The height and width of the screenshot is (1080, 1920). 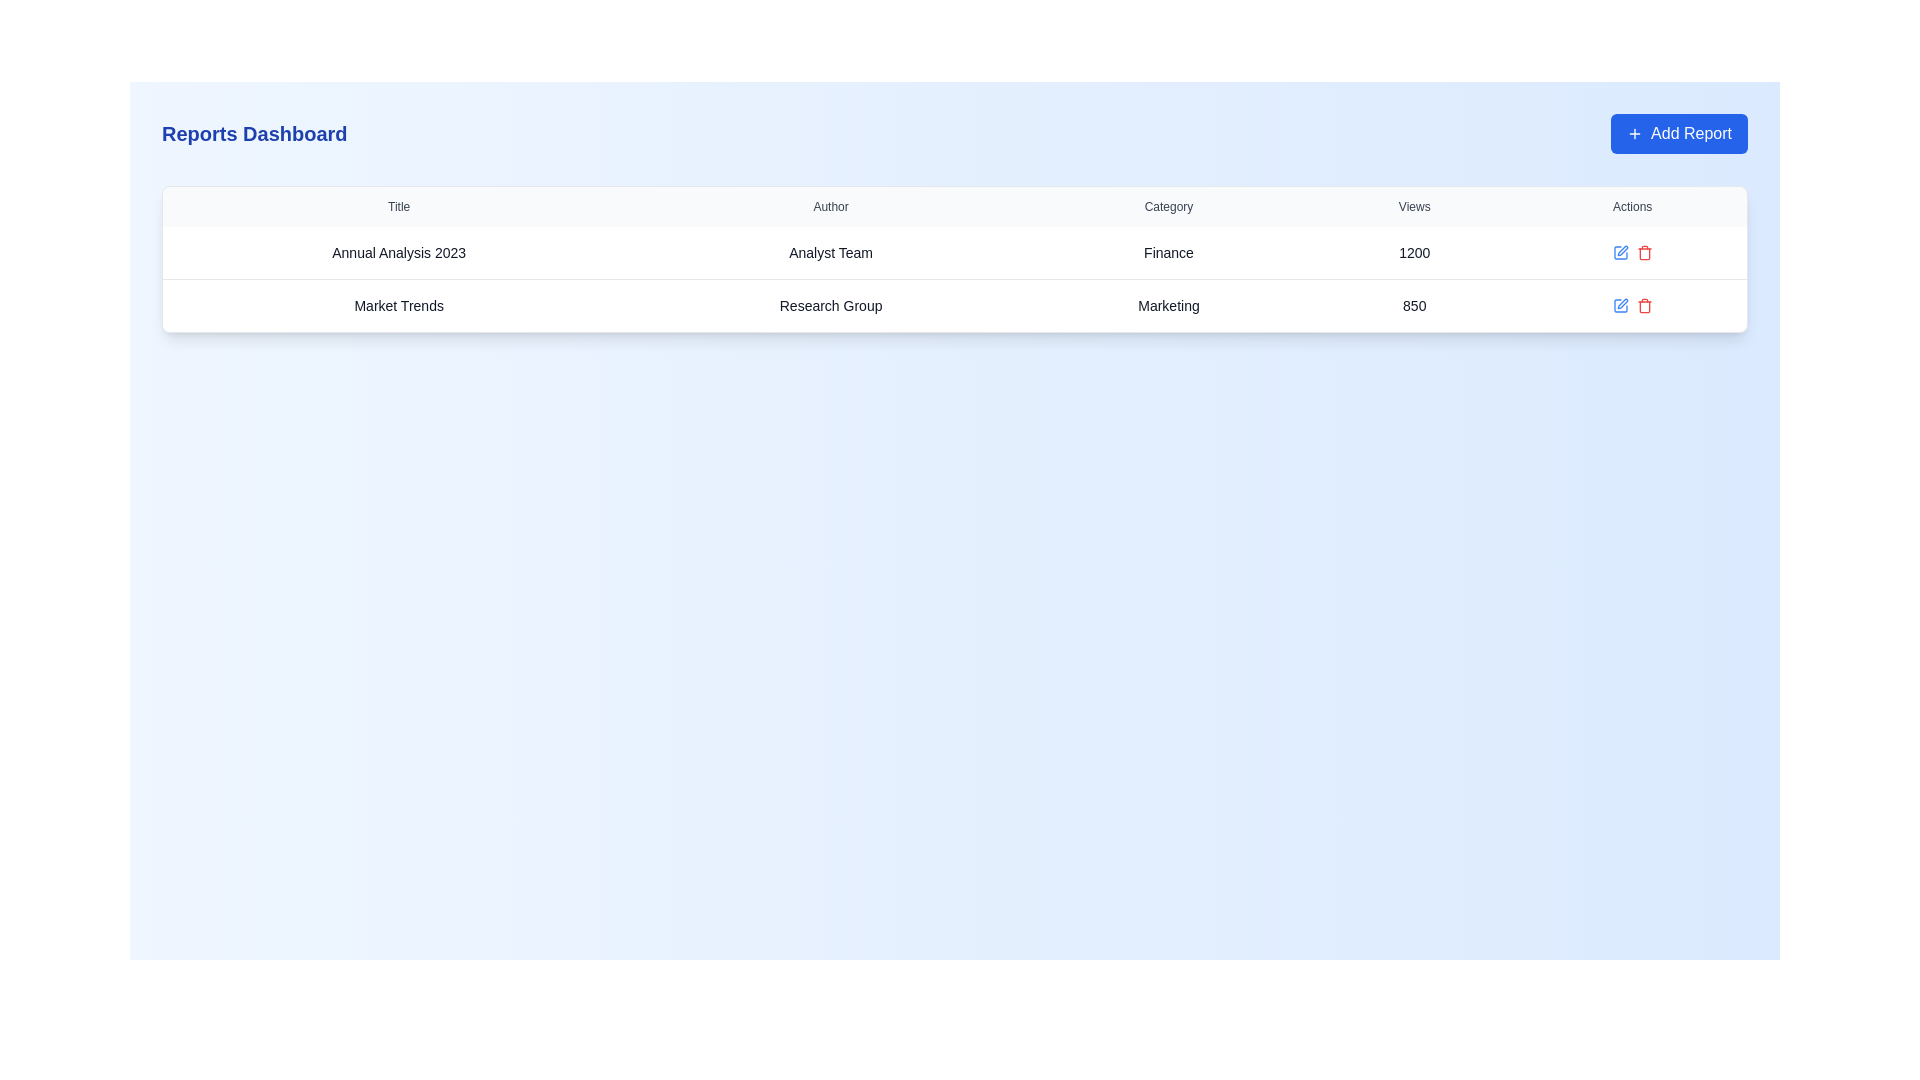 What do you see at coordinates (399, 252) in the screenshot?
I see `the text label displaying 'Annual Analysis 2023' in the first row of the table under the 'Title' column` at bounding box center [399, 252].